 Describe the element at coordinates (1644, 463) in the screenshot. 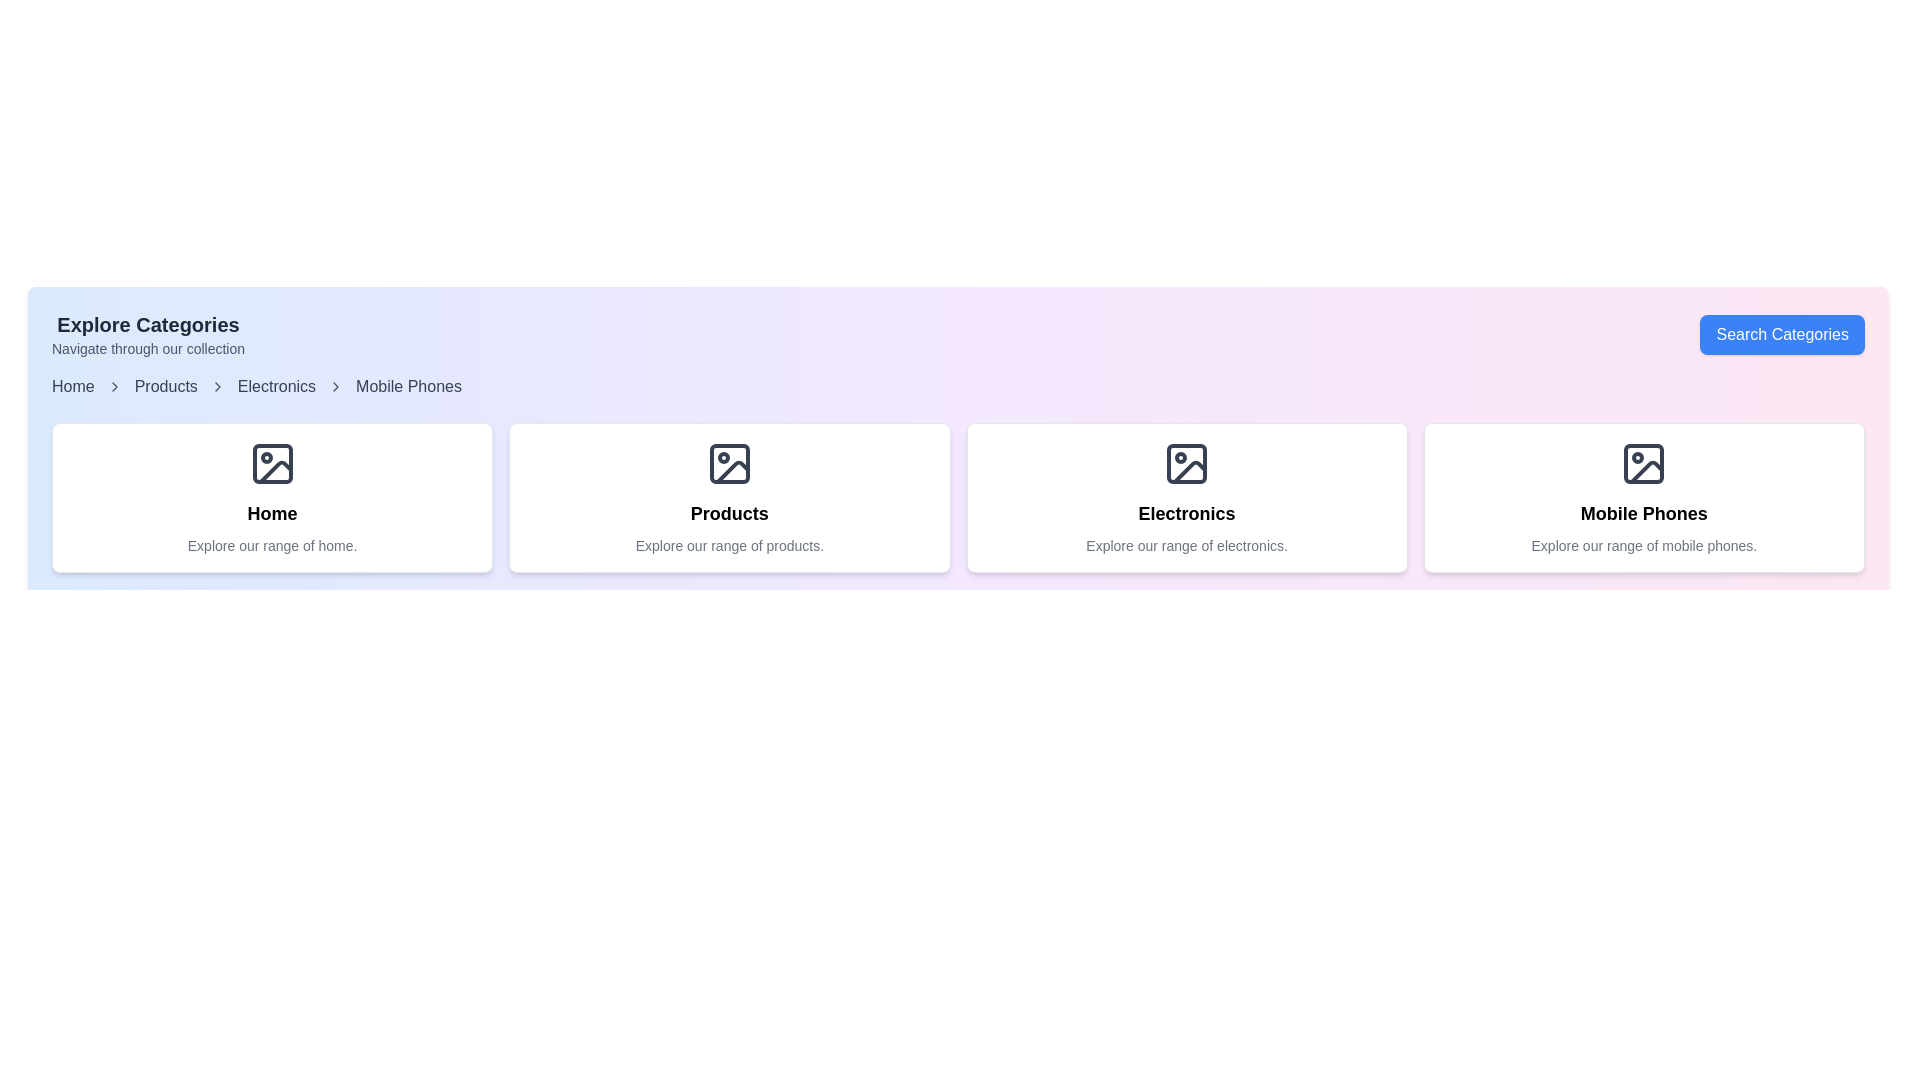

I see `the decorative graphic element that symbolizes the 'Mobile Phones' category, located in the bottom-right card of the four cards displayed in a row` at that location.